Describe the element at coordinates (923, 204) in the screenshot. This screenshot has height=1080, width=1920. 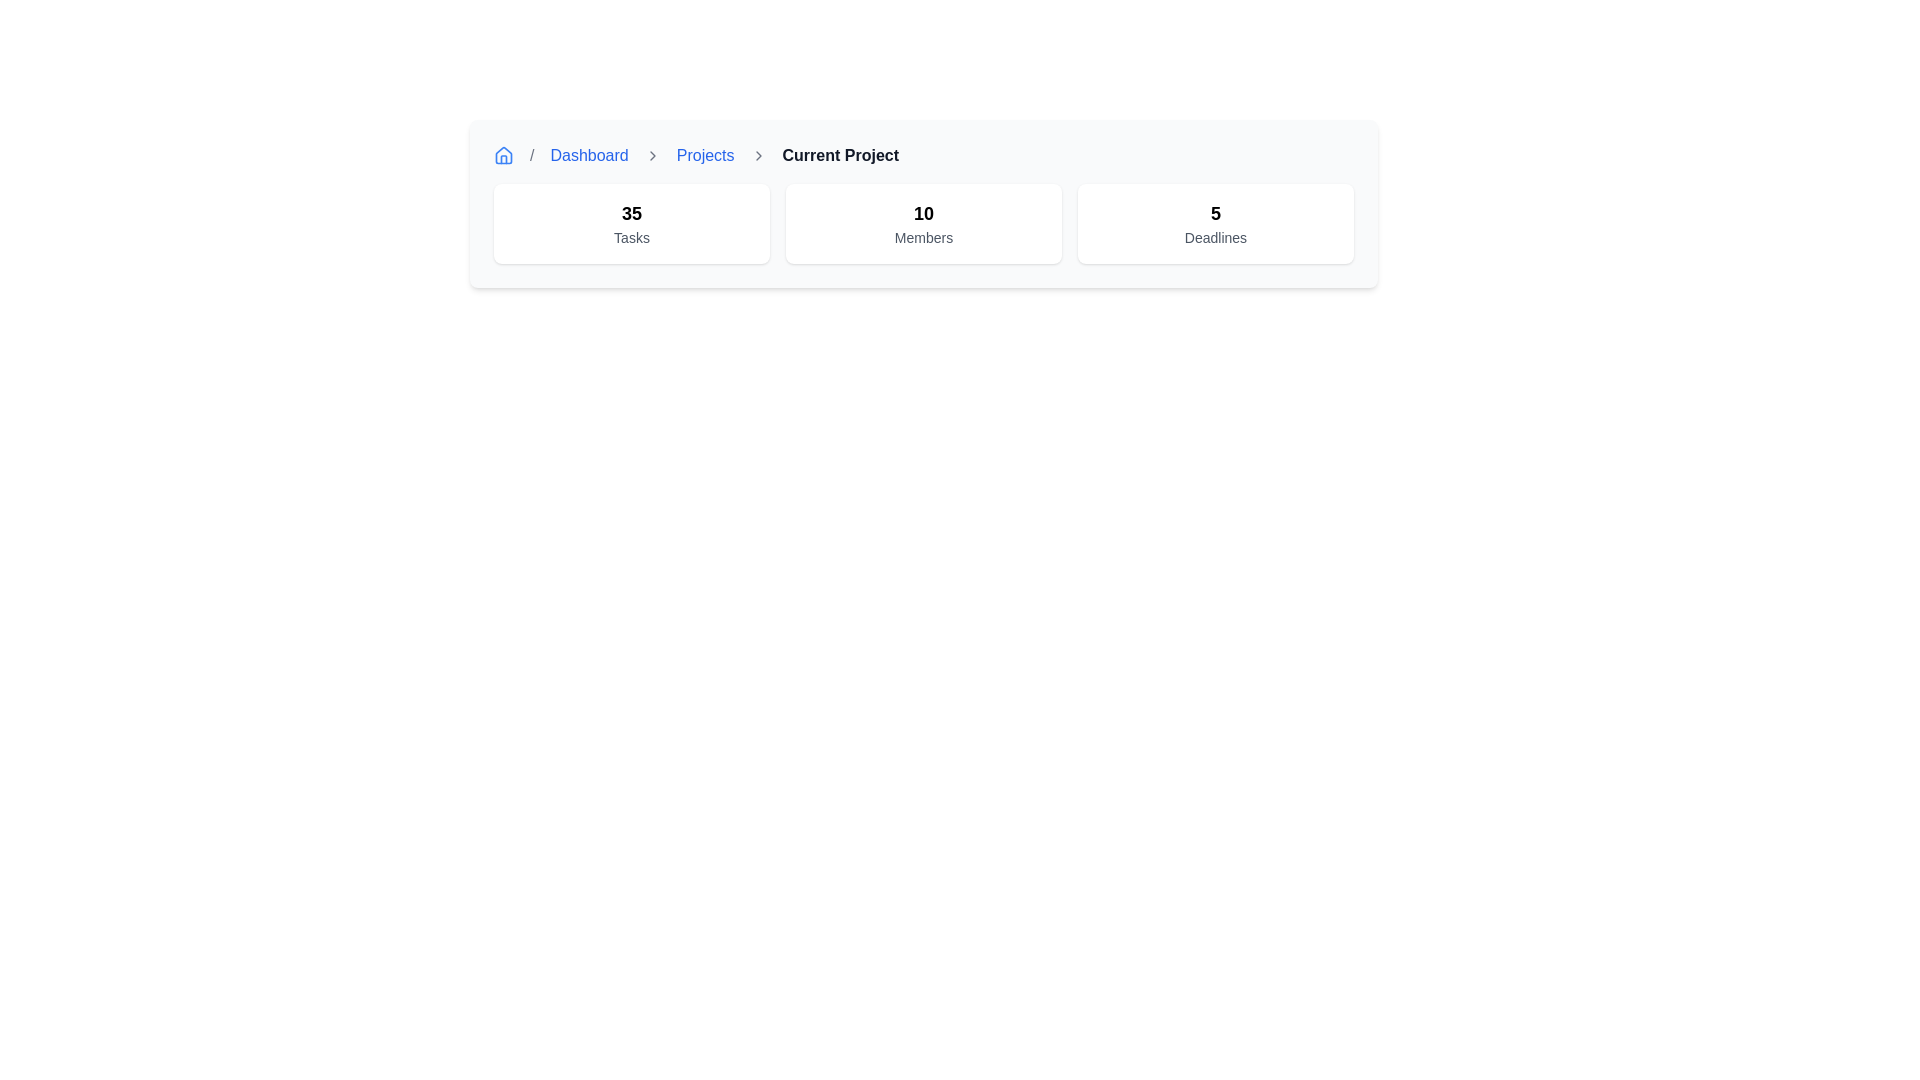
I see `Informational Label Card displaying the summary count of members involved in the 'Current Project', located in the middle section of the grid layout under the heading 'Current Project'` at that location.